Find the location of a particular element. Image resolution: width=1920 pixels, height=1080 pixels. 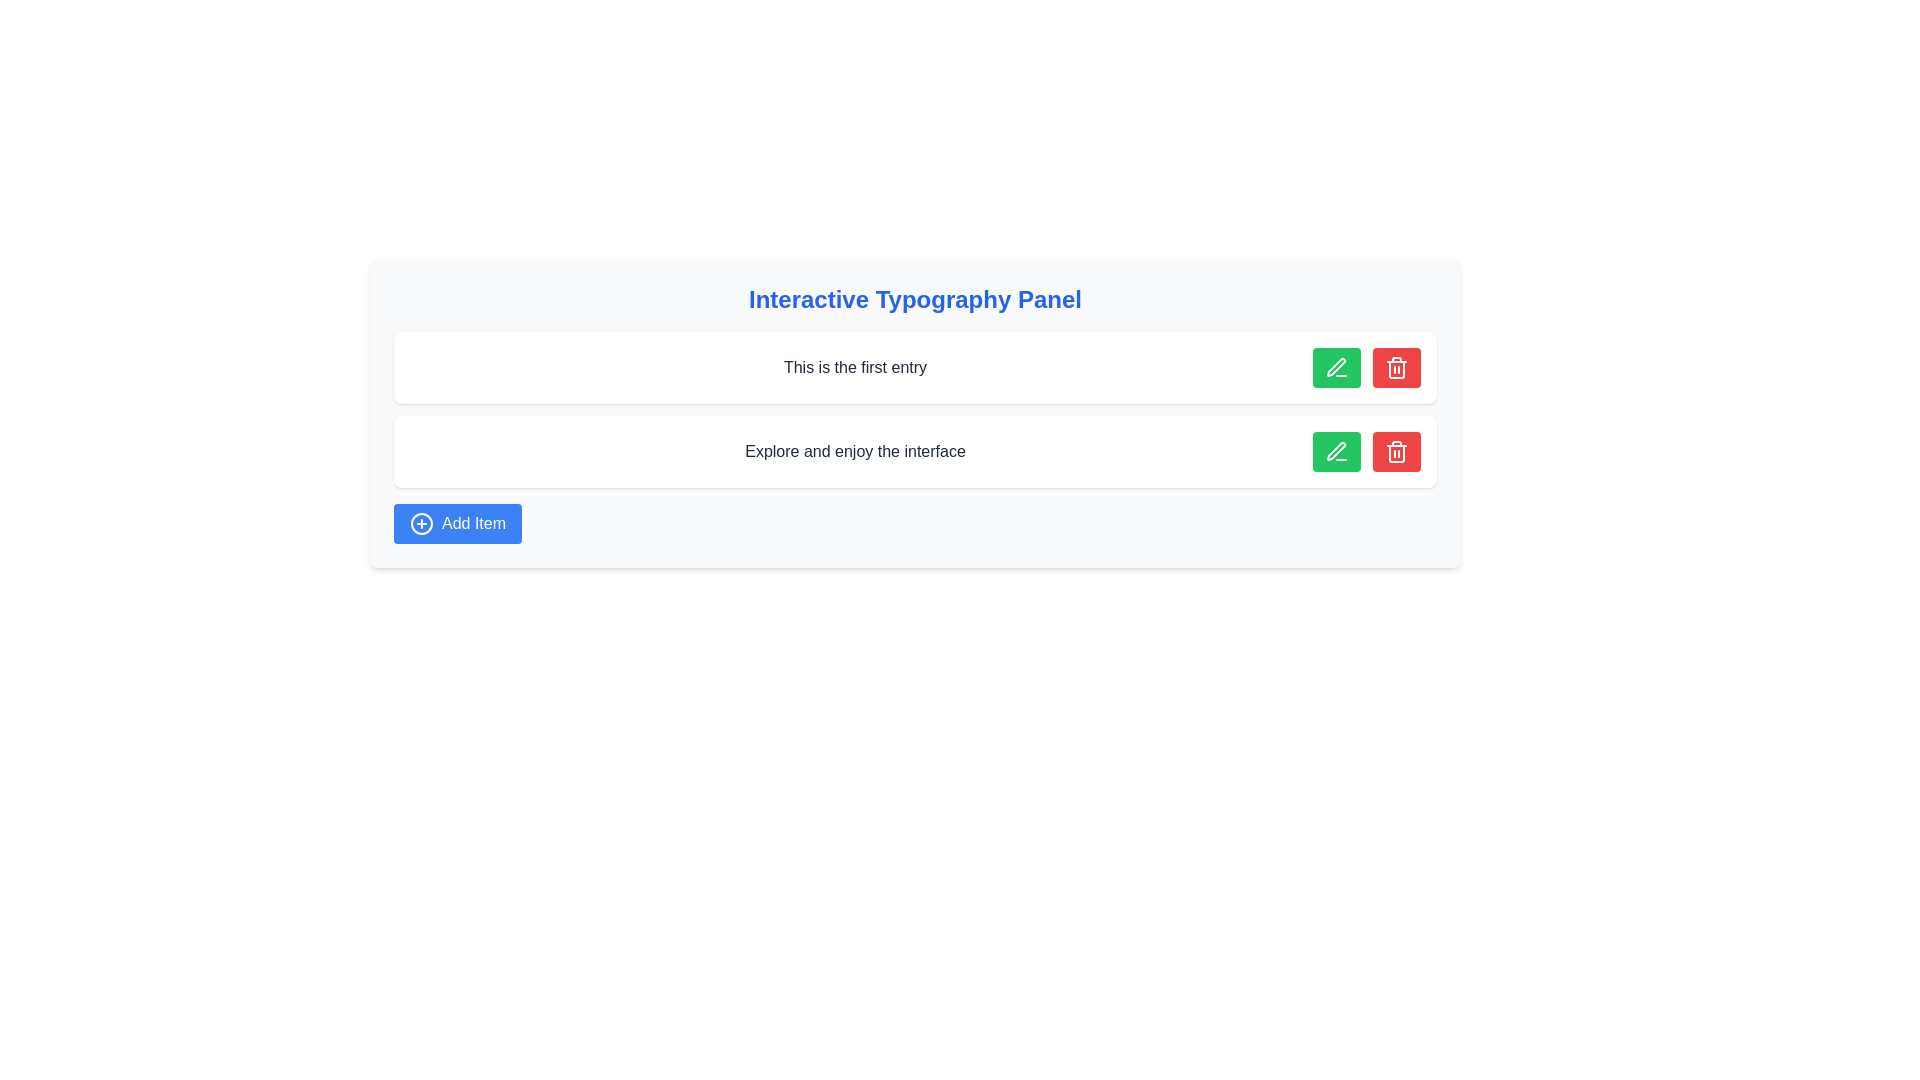

the button located in the 'Interactive Typography Panel' that allows users to add a new item or entry, positioned below two content blocks and at the bottom-left of the panel is located at coordinates (457, 523).